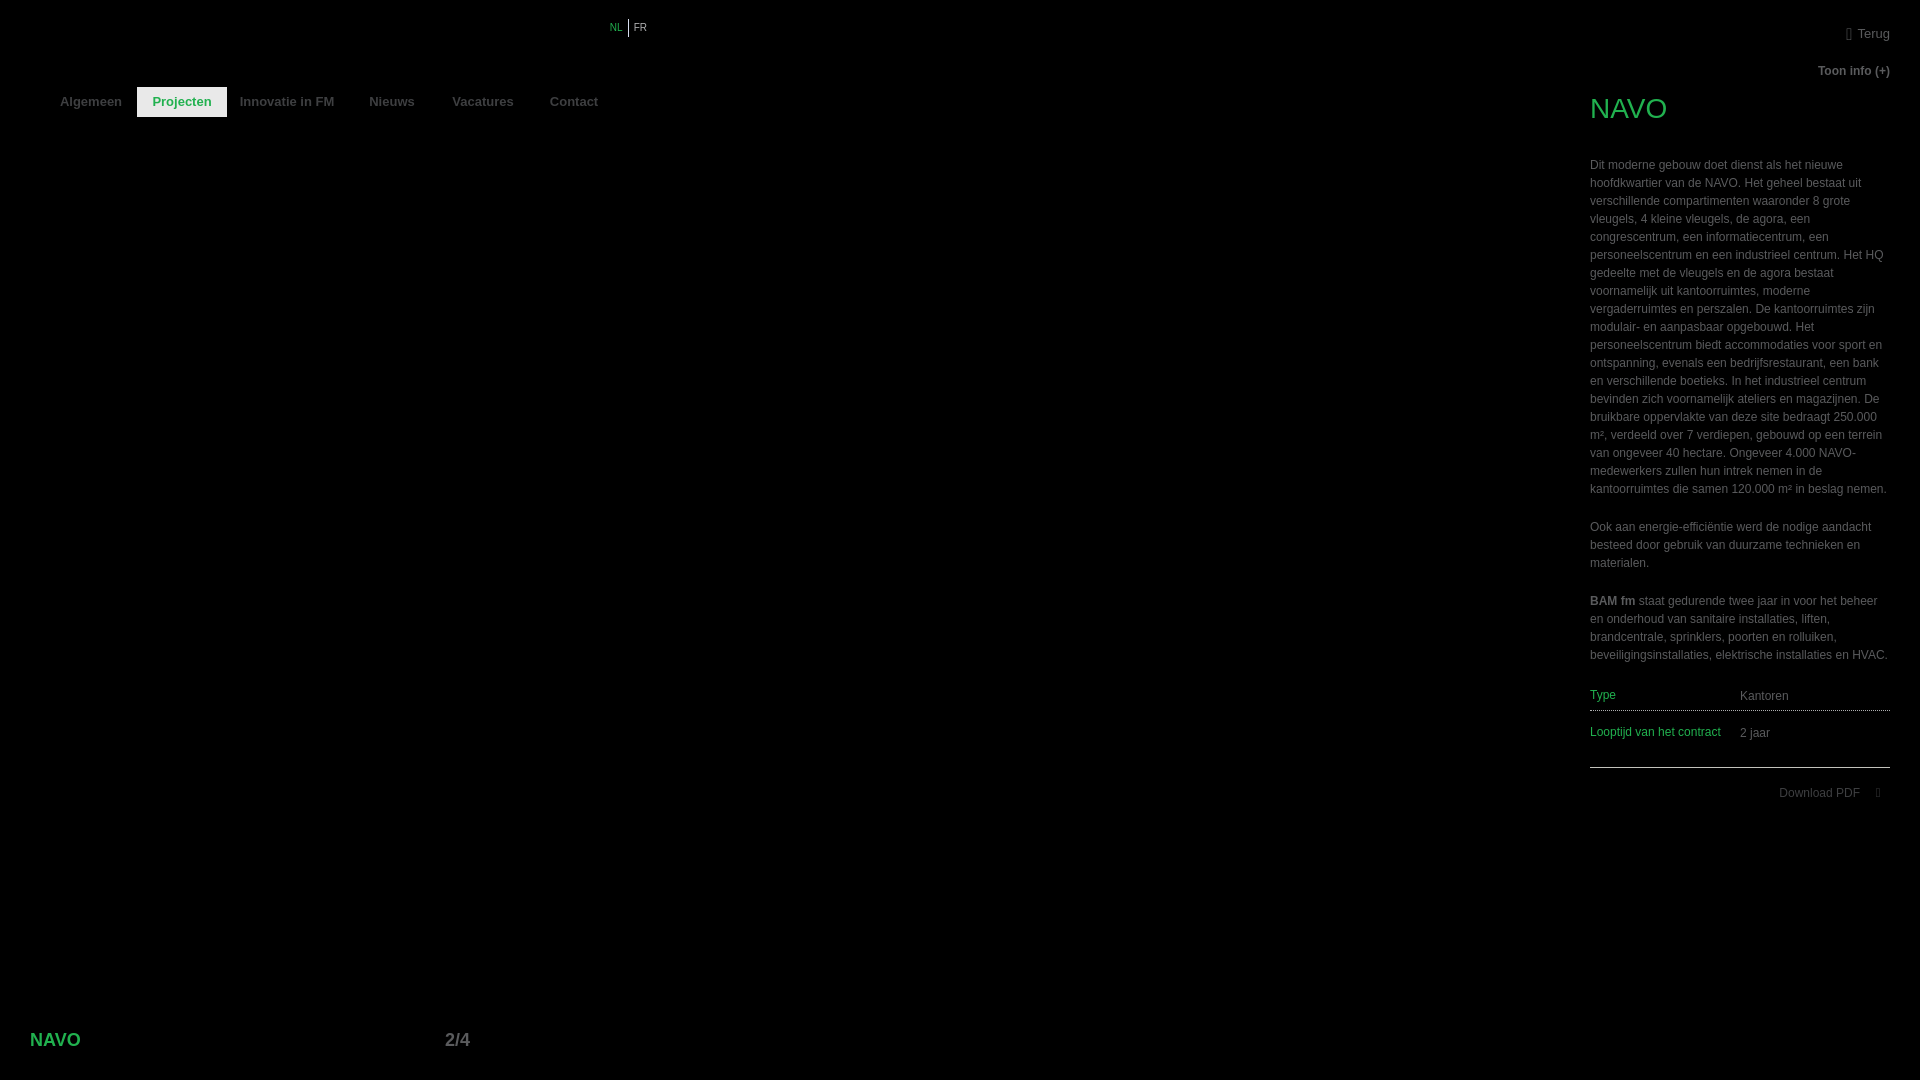  Describe the element at coordinates (90, 101) in the screenshot. I see `'Algemeen'` at that location.